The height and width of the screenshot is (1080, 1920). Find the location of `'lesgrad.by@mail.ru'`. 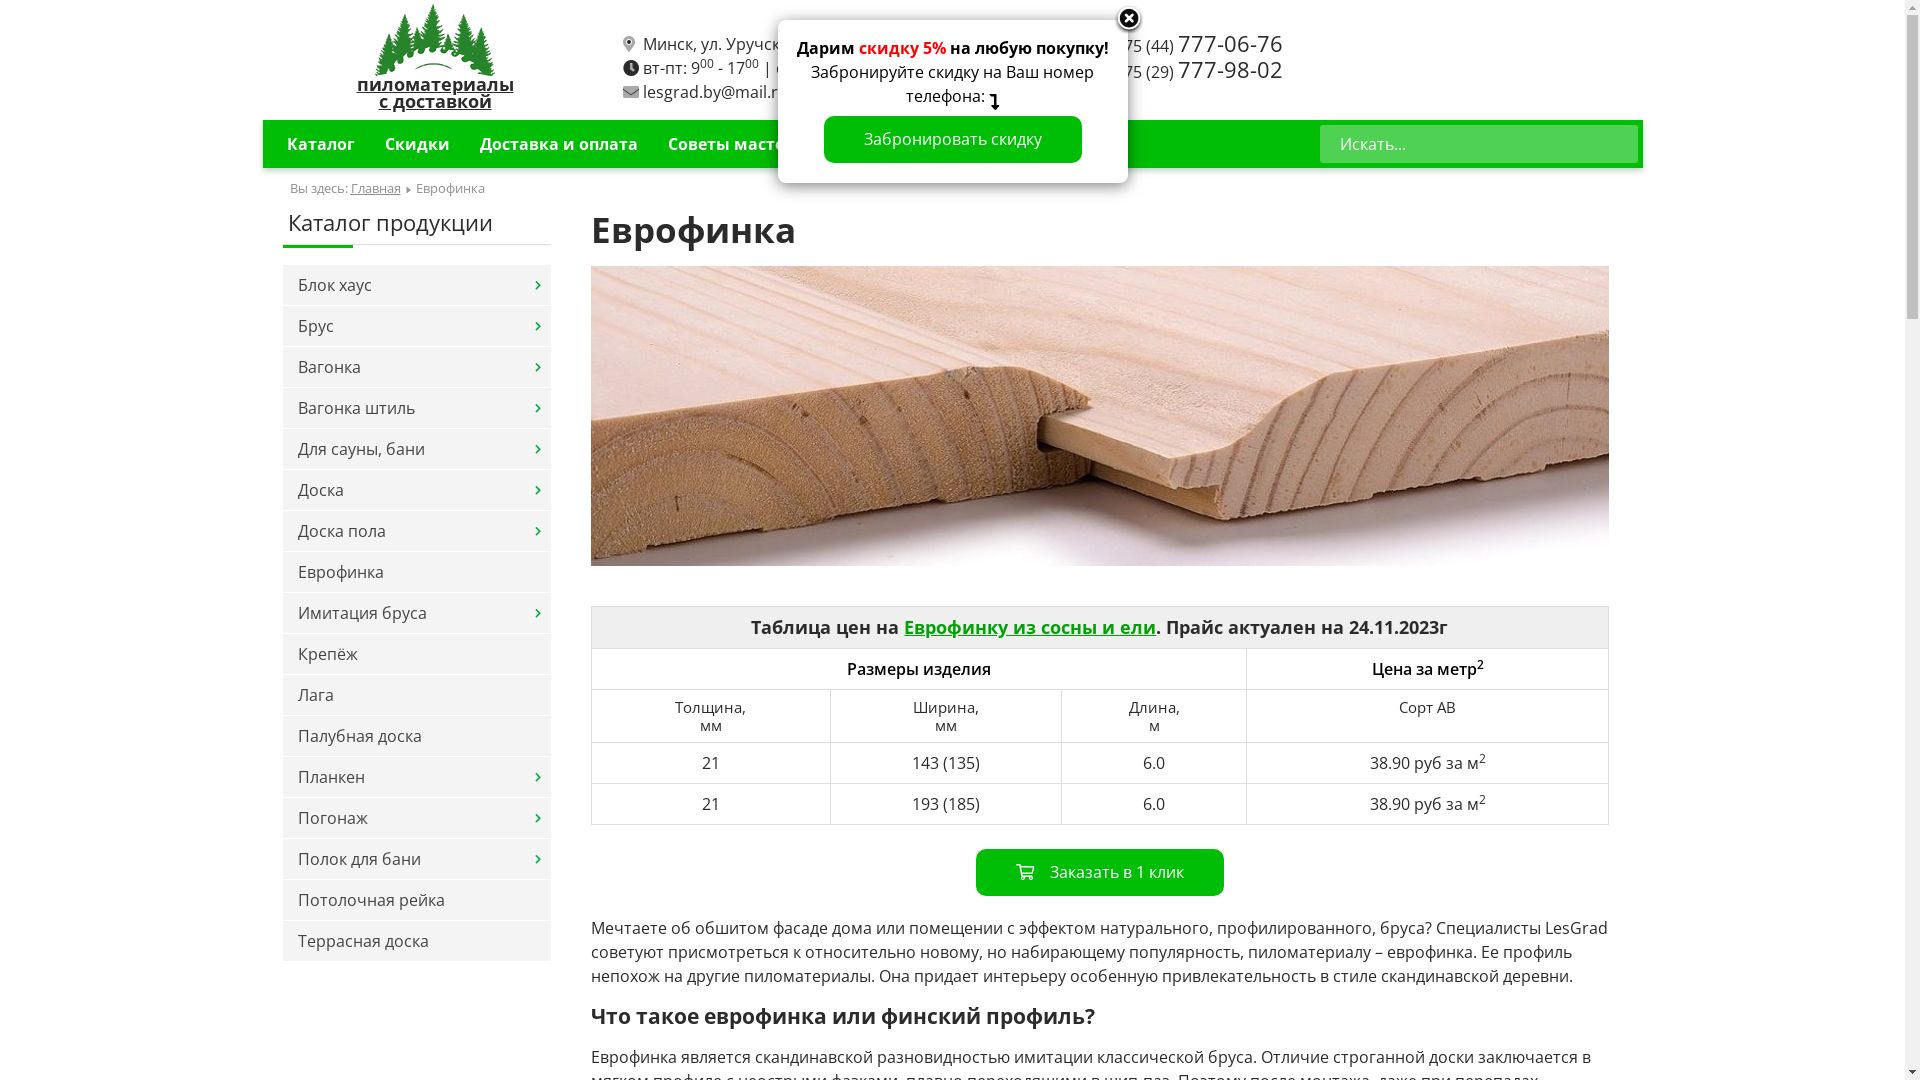

'lesgrad.by@mail.ru' is located at coordinates (714, 92).